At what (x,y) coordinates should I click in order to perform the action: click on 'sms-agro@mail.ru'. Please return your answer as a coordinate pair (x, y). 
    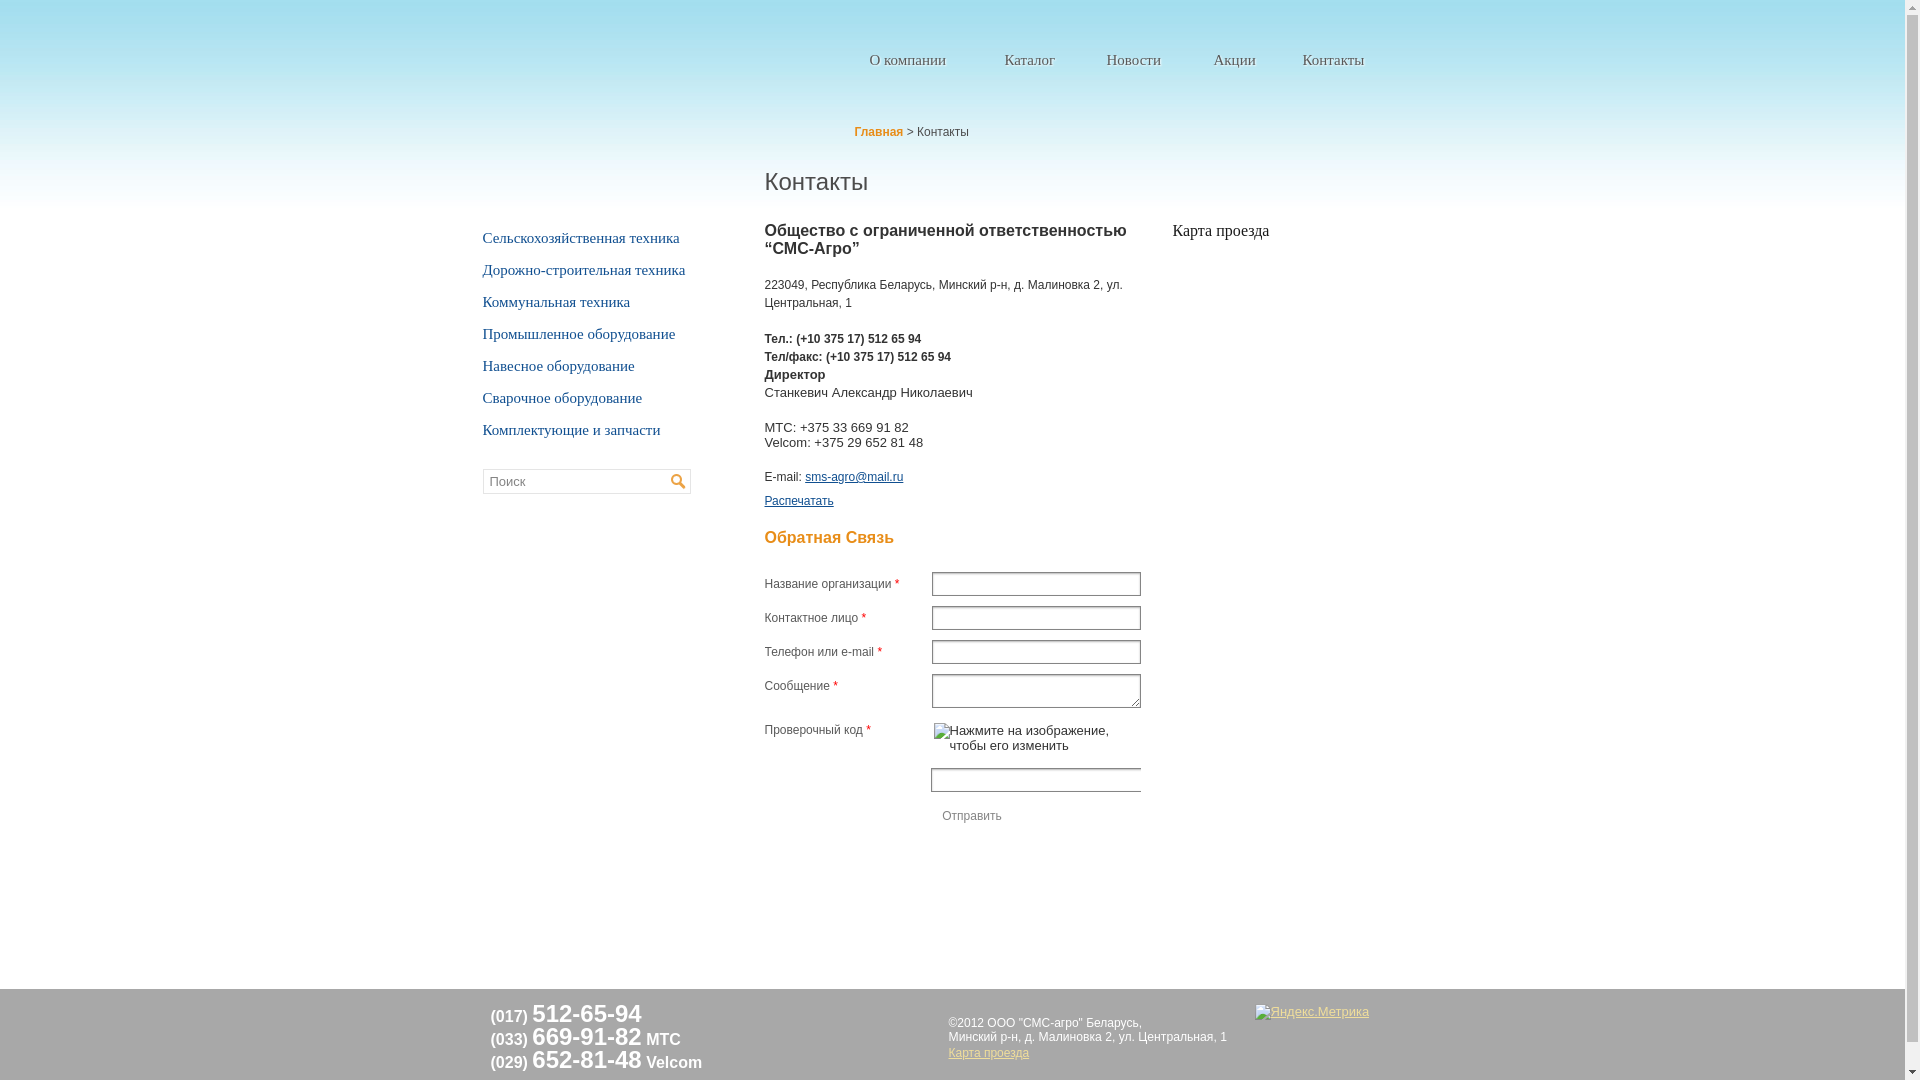
    Looking at the image, I should click on (854, 477).